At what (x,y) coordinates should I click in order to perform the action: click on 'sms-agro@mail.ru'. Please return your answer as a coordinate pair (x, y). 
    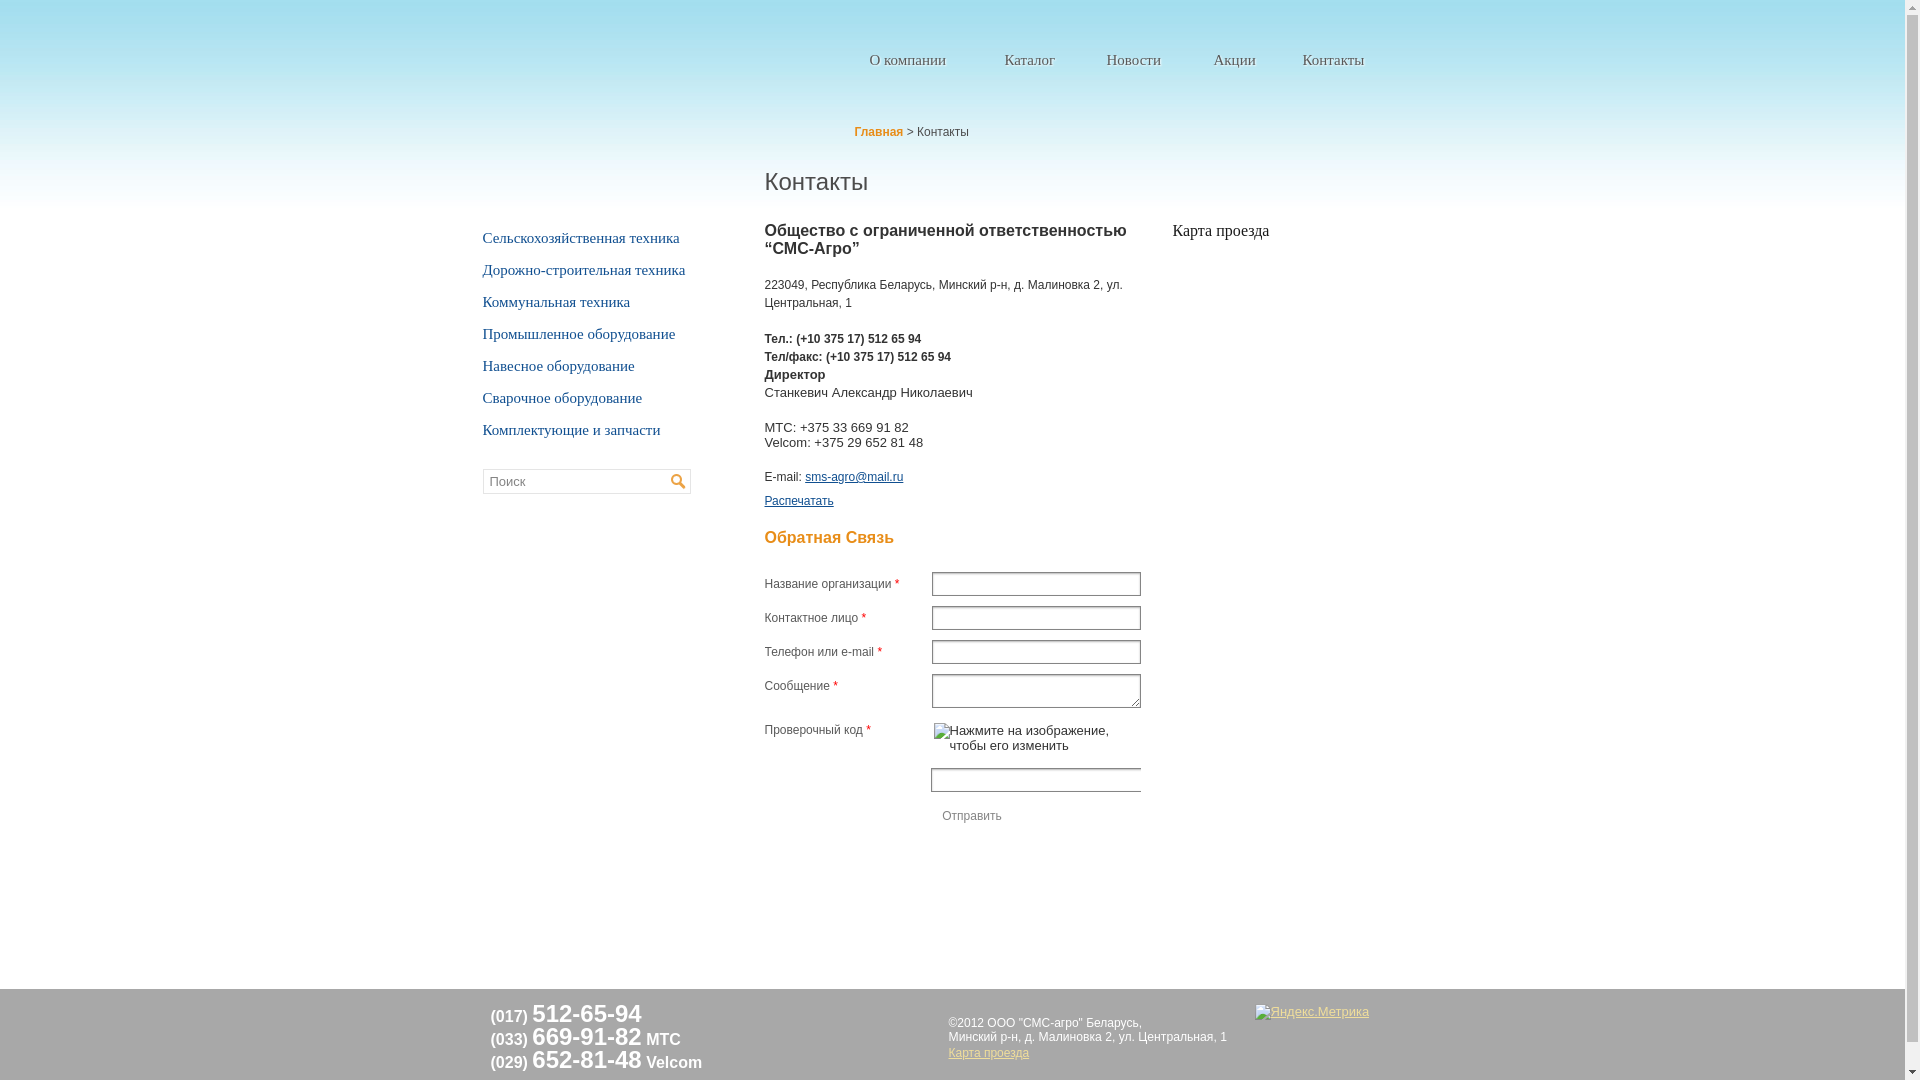
    Looking at the image, I should click on (854, 477).